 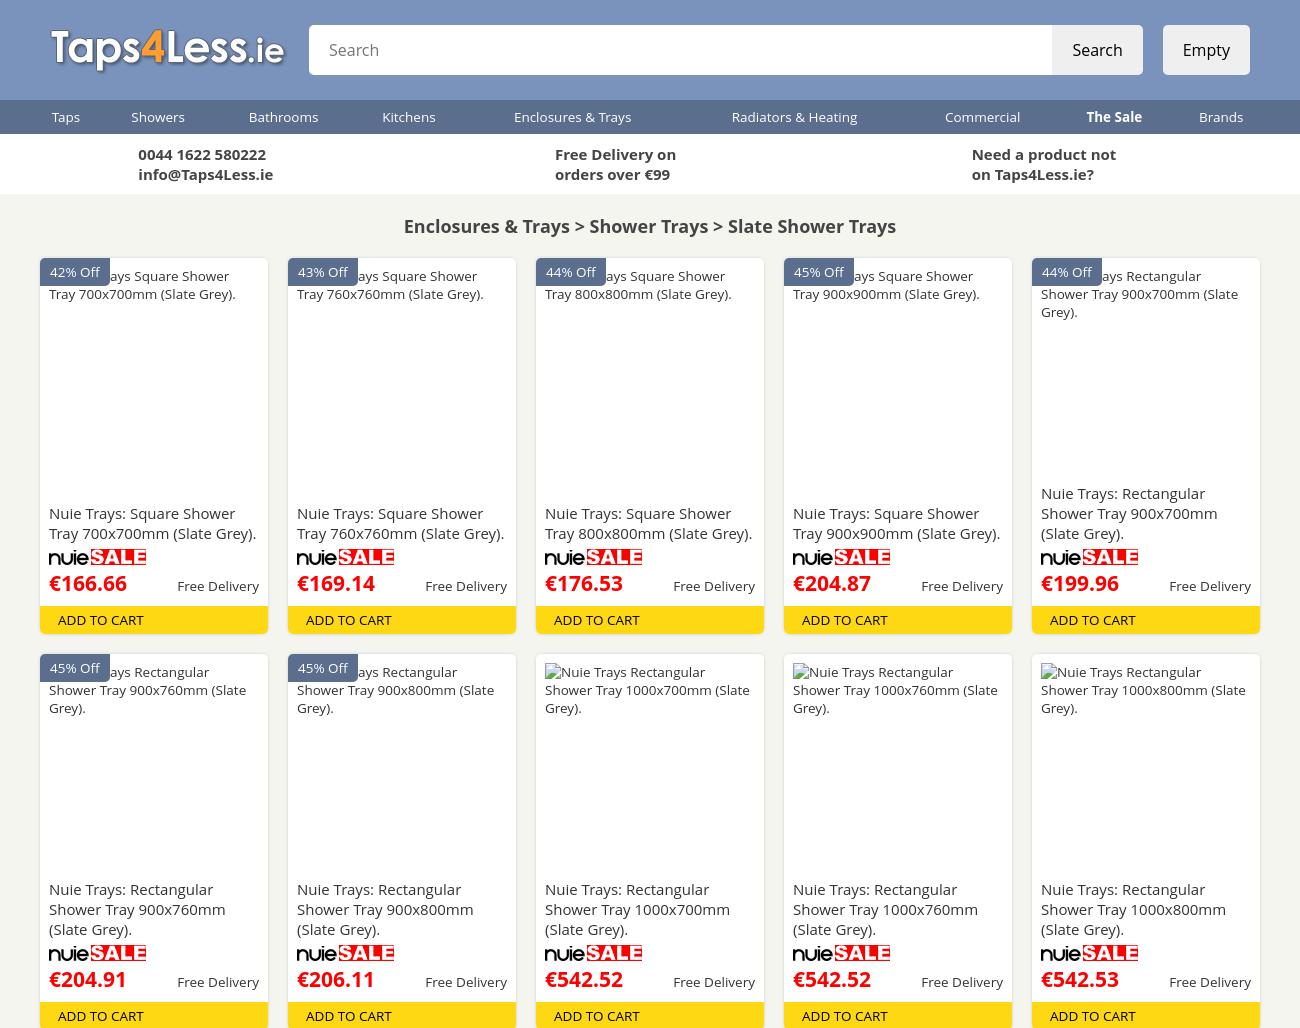 What do you see at coordinates (322, 272) in the screenshot?
I see `'43% Off'` at bounding box center [322, 272].